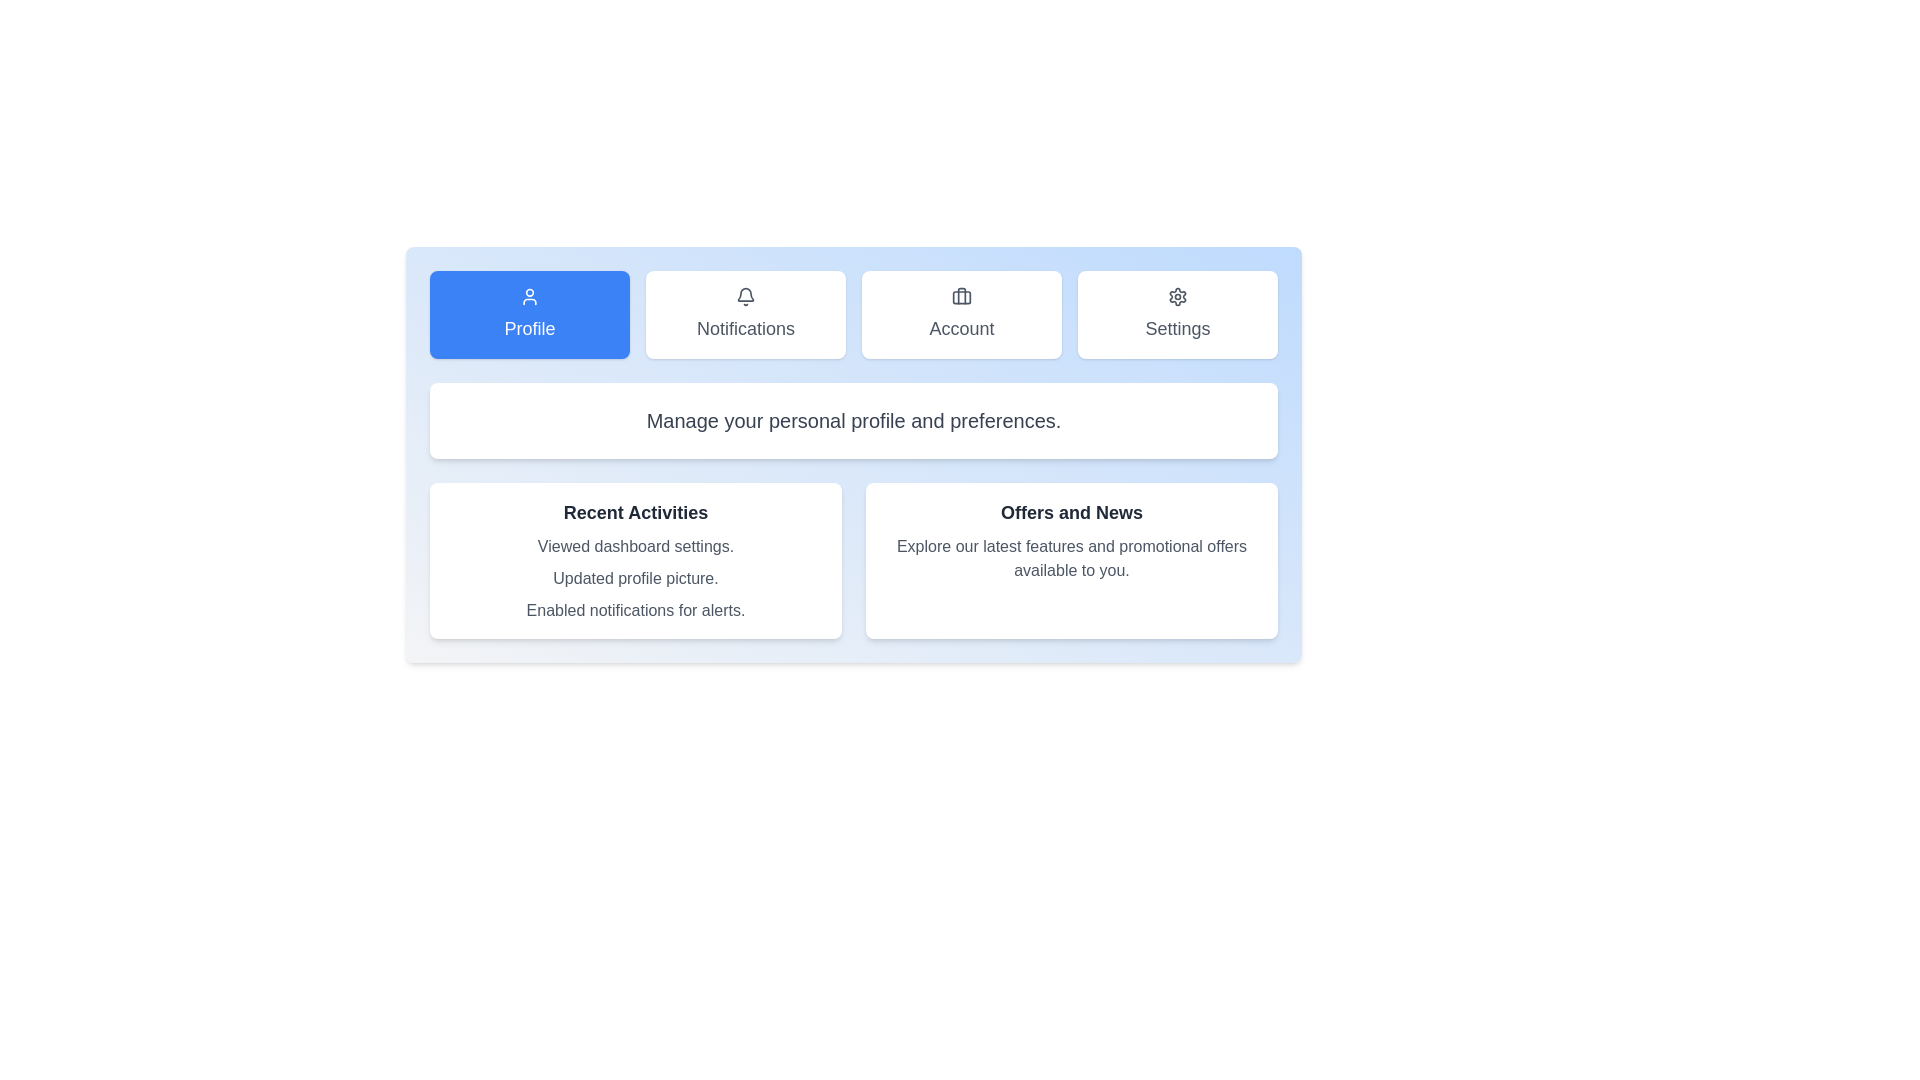  Describe the element at coordinates (529, 297) in the screenshot. I see `the user profile management icon located within the 'Profile' button, positioned above the text 'Profile'` at that location.